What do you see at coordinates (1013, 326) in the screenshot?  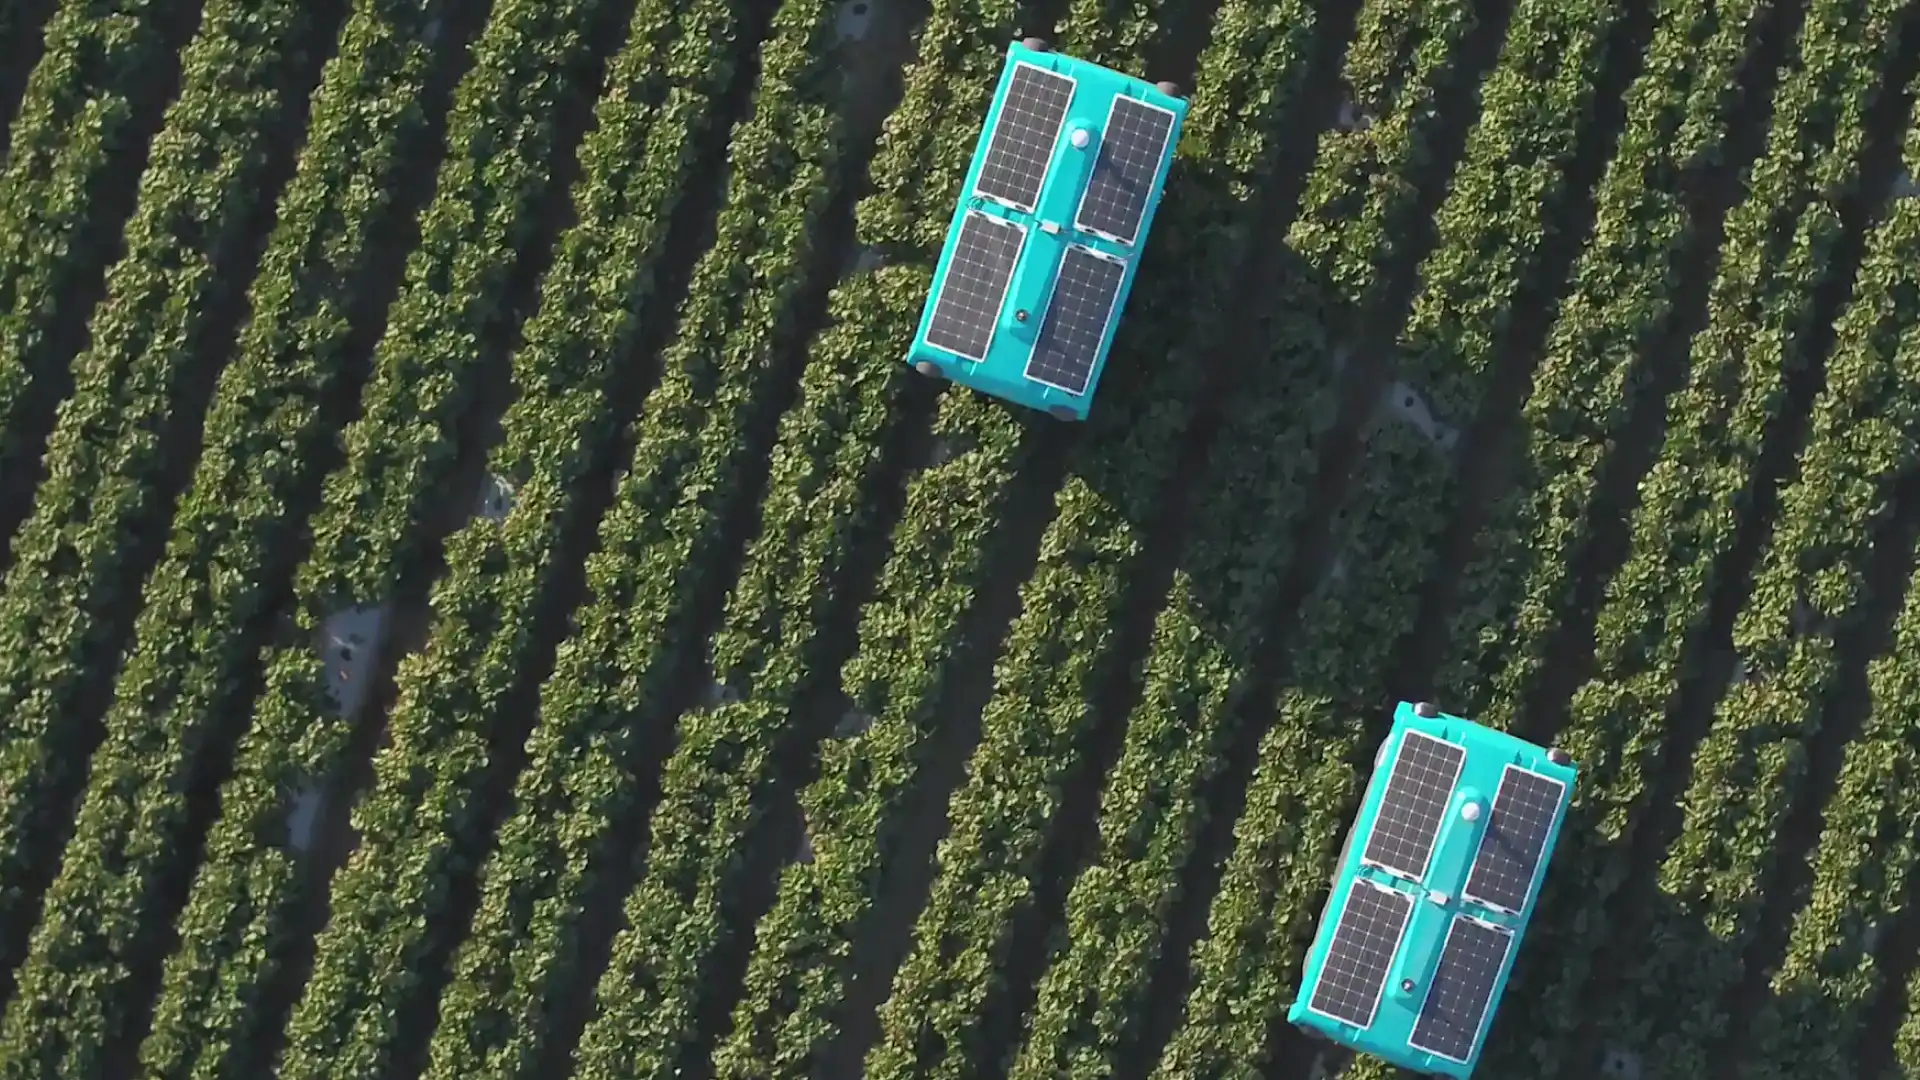 I see `Loon and Wing take flight After years of hard work and relentless testing in the real world, Loon and Wing graduate from X and become two new independent businesses within Alphabet.` at bounding box center [1013, 326].